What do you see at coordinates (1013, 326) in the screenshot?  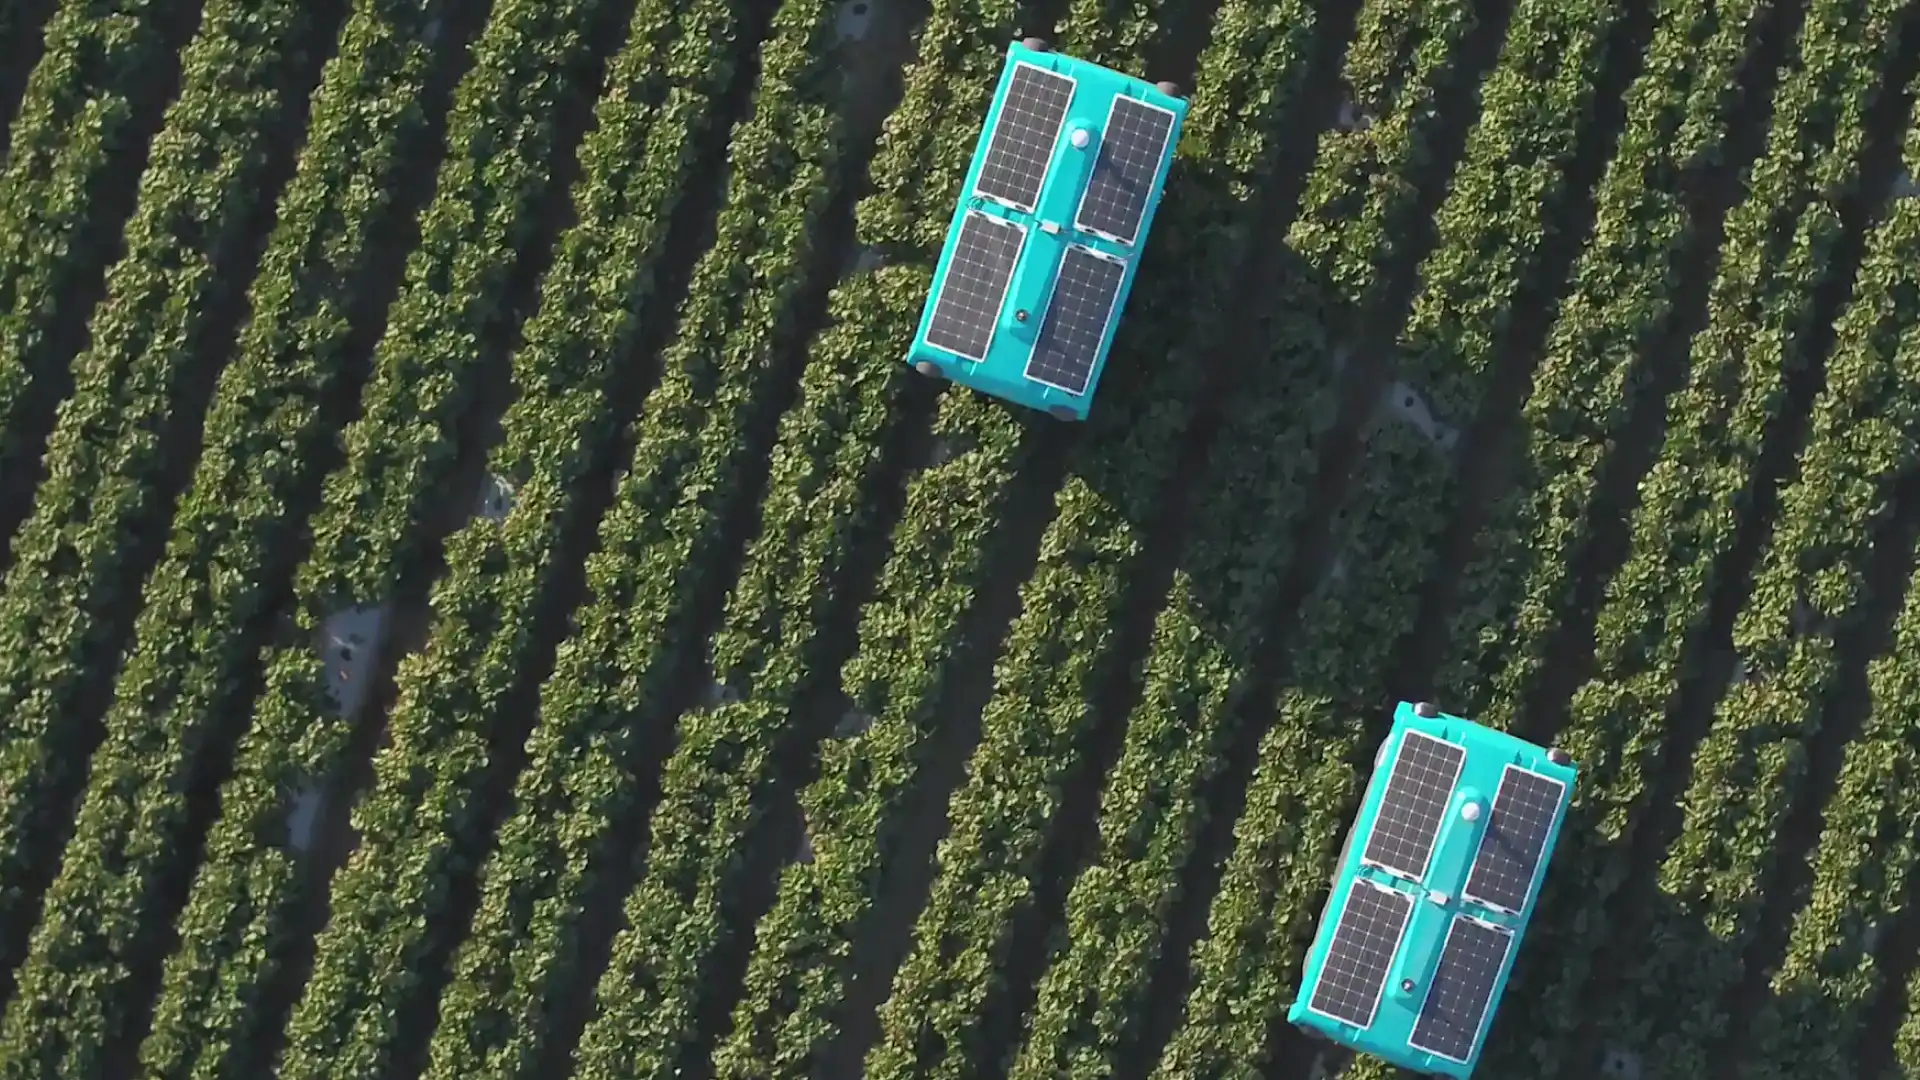 I see `Loon and Wing take flight After years of hard work and relentless testing in the real world, Loon and Wing graduate from X and become two new independent businesses within Alphabet.` at bounding box center [1013, 326].